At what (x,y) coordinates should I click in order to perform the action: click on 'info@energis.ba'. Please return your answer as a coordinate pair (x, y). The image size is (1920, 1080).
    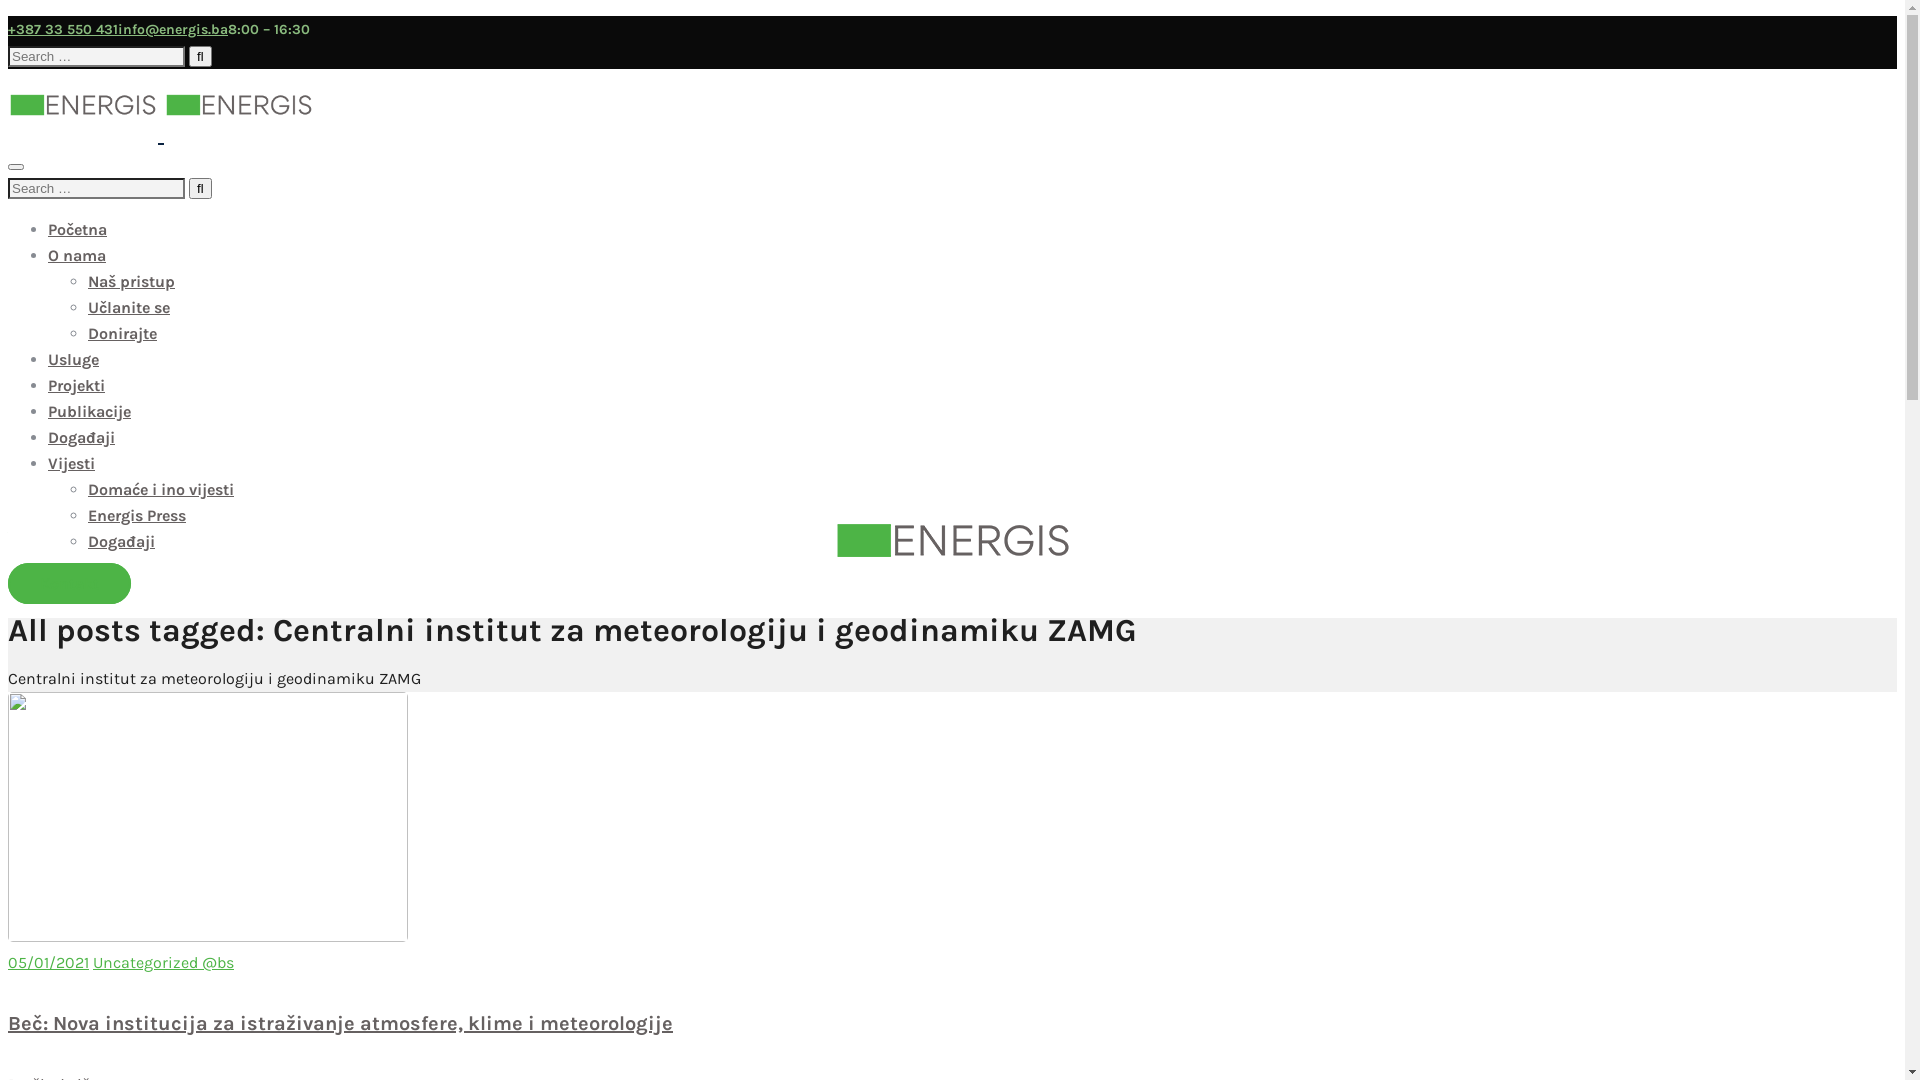
    Looking at the image, I should click on (172, 29).